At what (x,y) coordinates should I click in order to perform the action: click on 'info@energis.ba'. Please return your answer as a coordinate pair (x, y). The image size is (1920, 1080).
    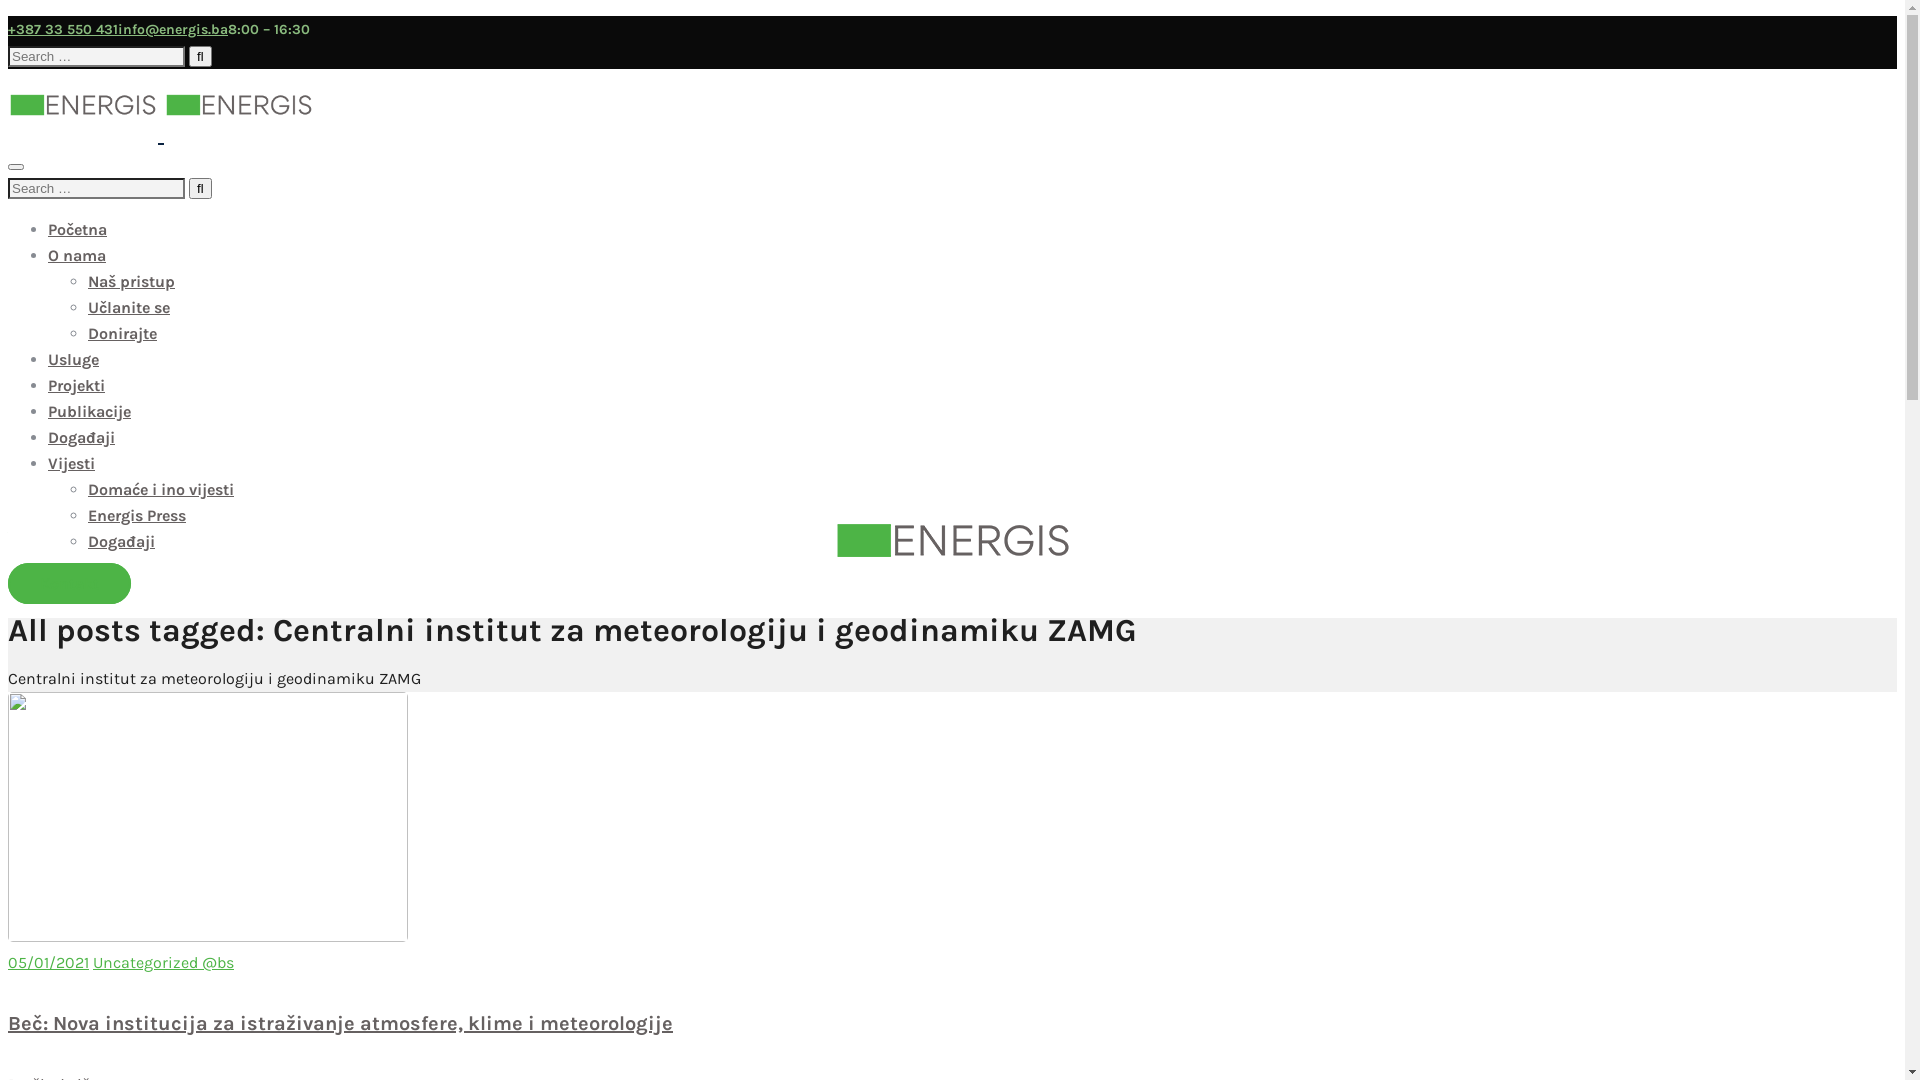
    Looking at the image, I should click on (172, 29).